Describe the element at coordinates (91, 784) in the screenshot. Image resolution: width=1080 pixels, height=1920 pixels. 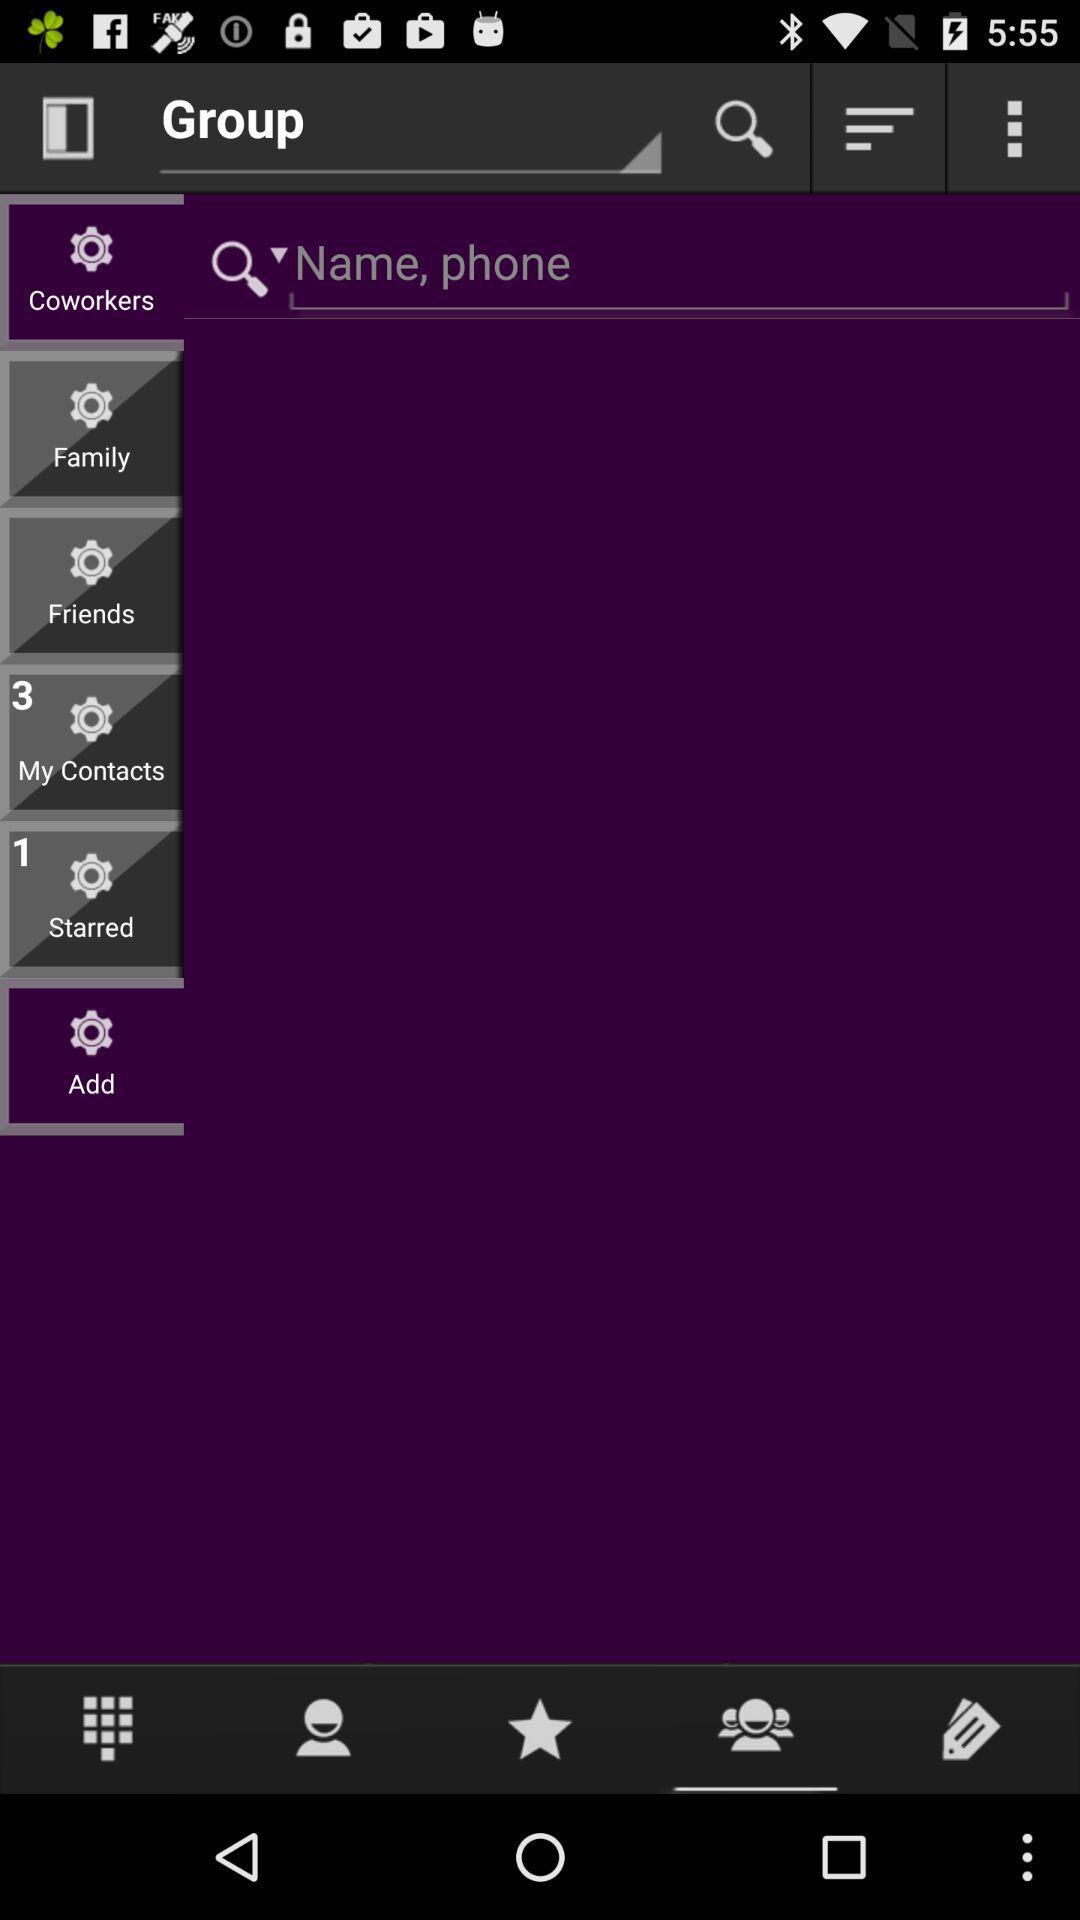
I see `my contacts item` at that location.